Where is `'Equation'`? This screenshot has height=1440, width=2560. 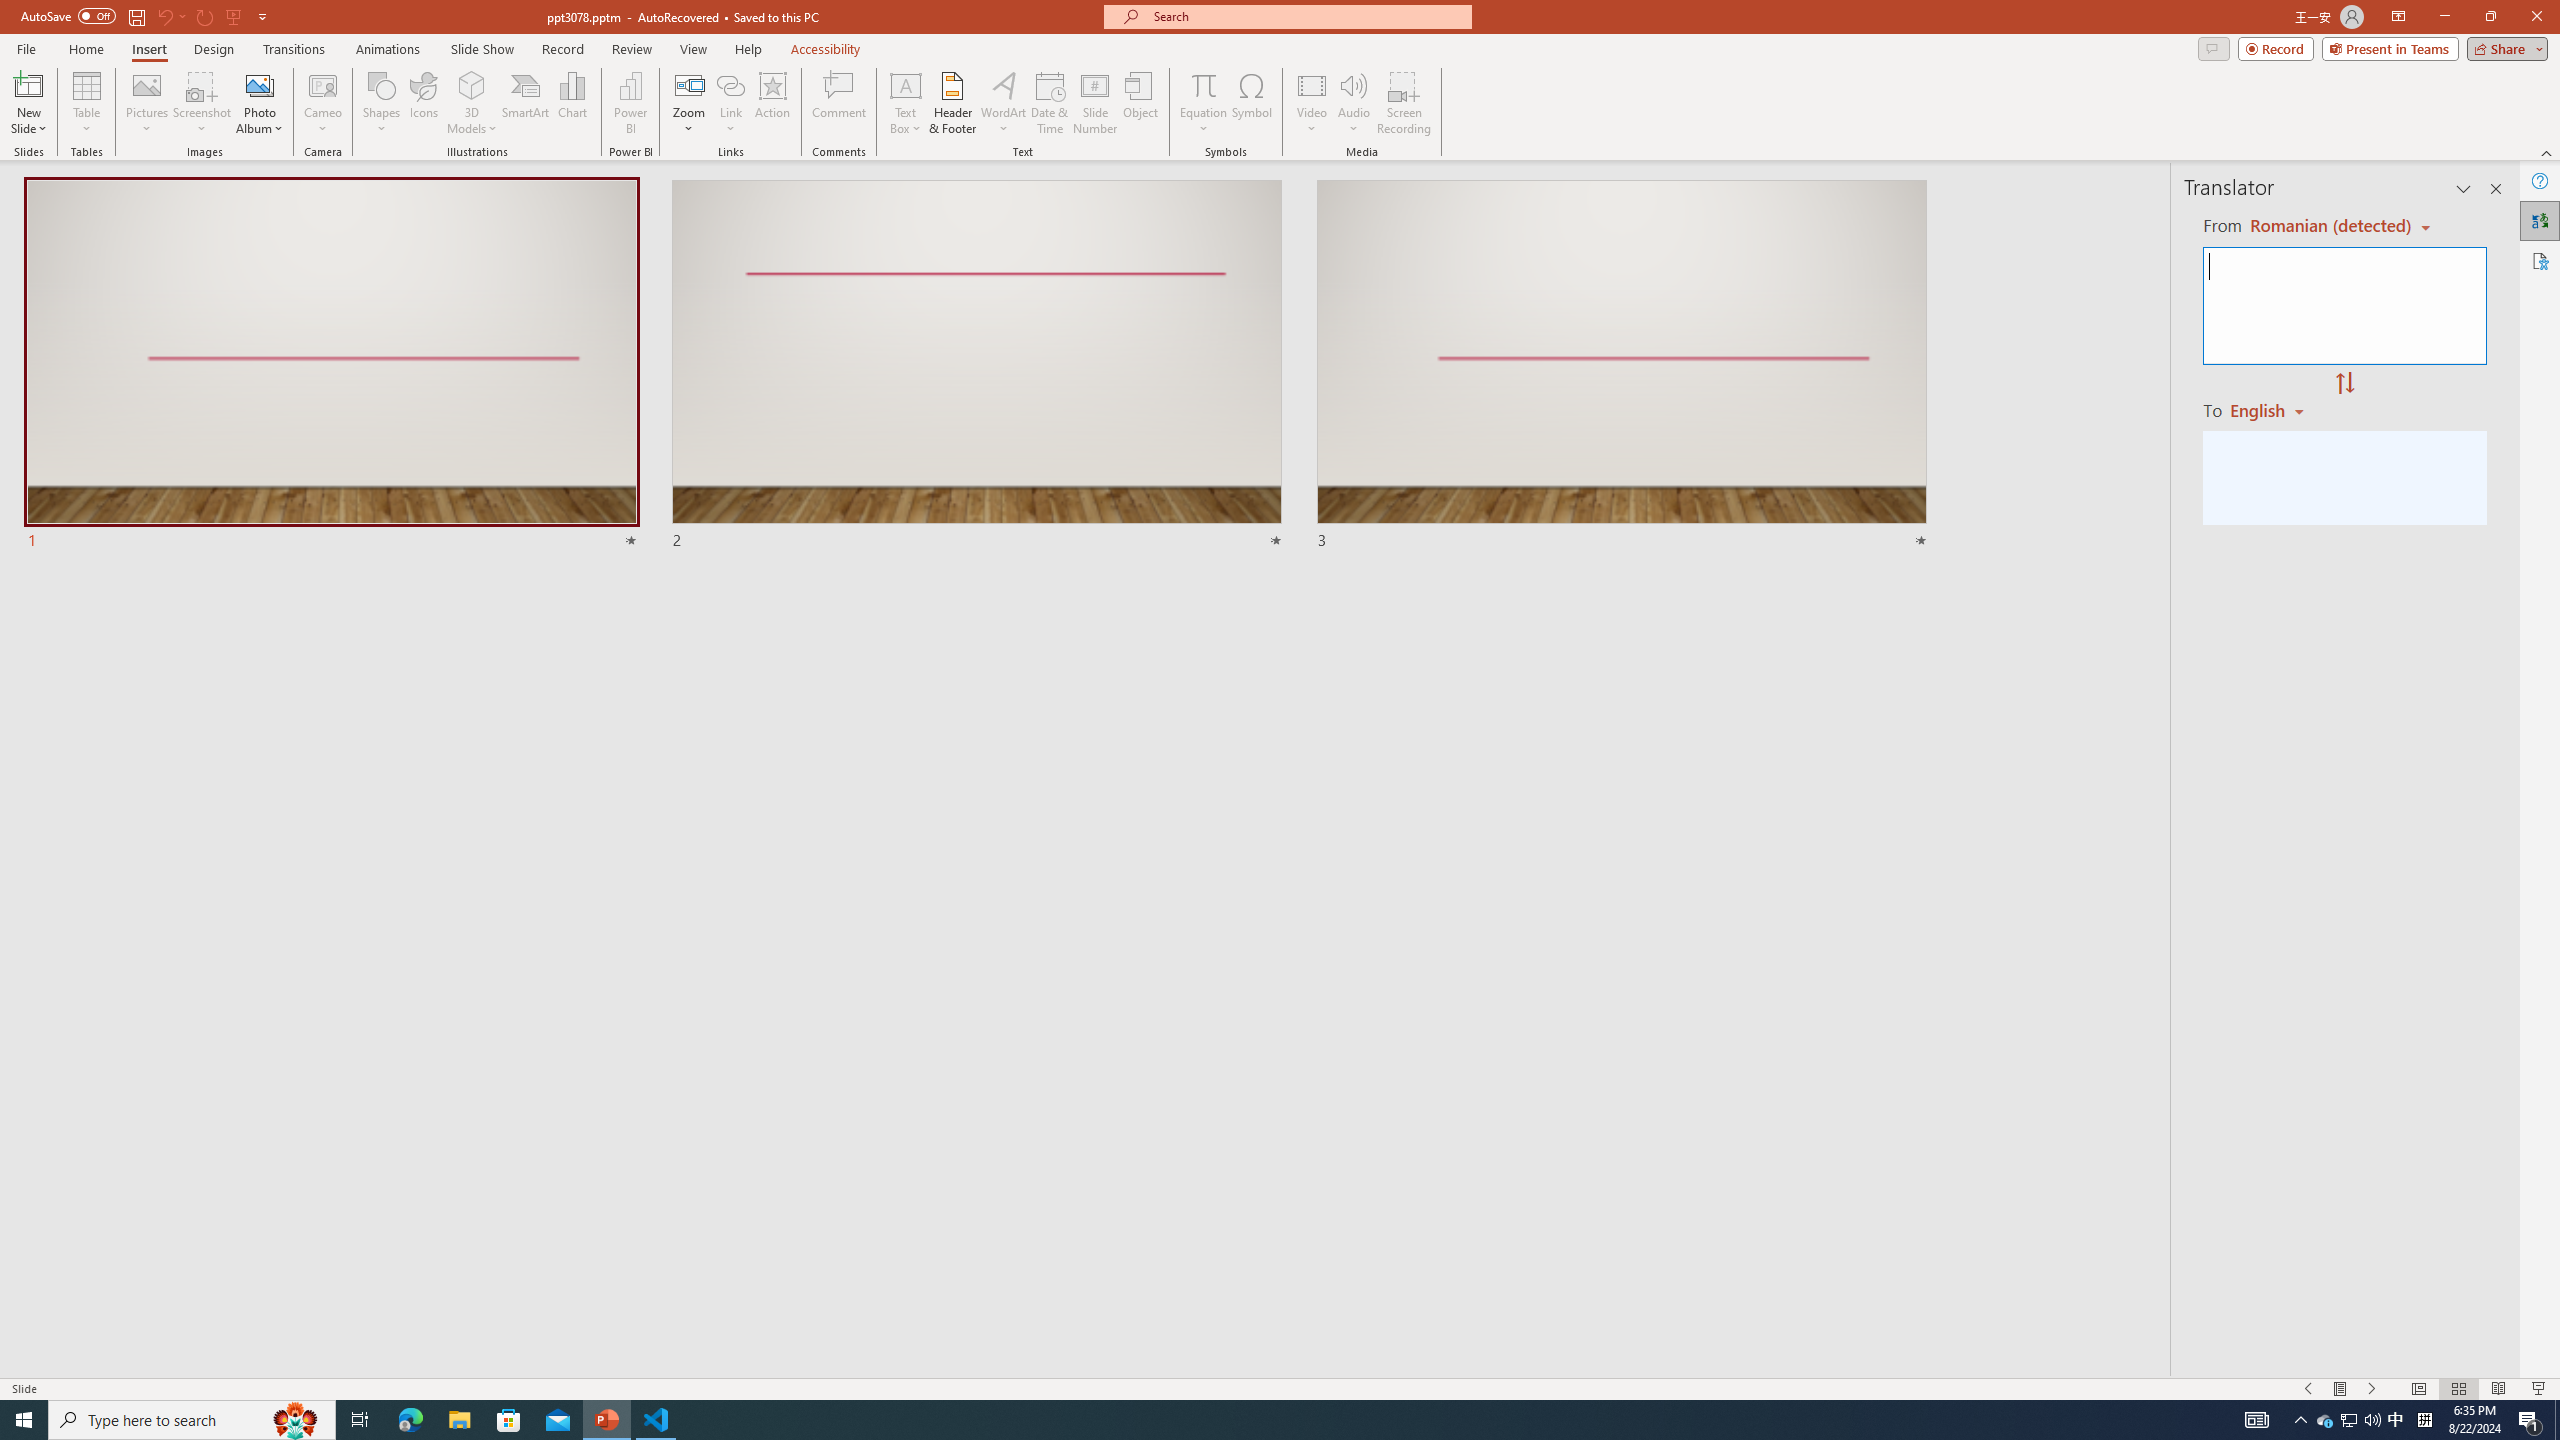 'Equation' is located at coordinates (1202, 84).